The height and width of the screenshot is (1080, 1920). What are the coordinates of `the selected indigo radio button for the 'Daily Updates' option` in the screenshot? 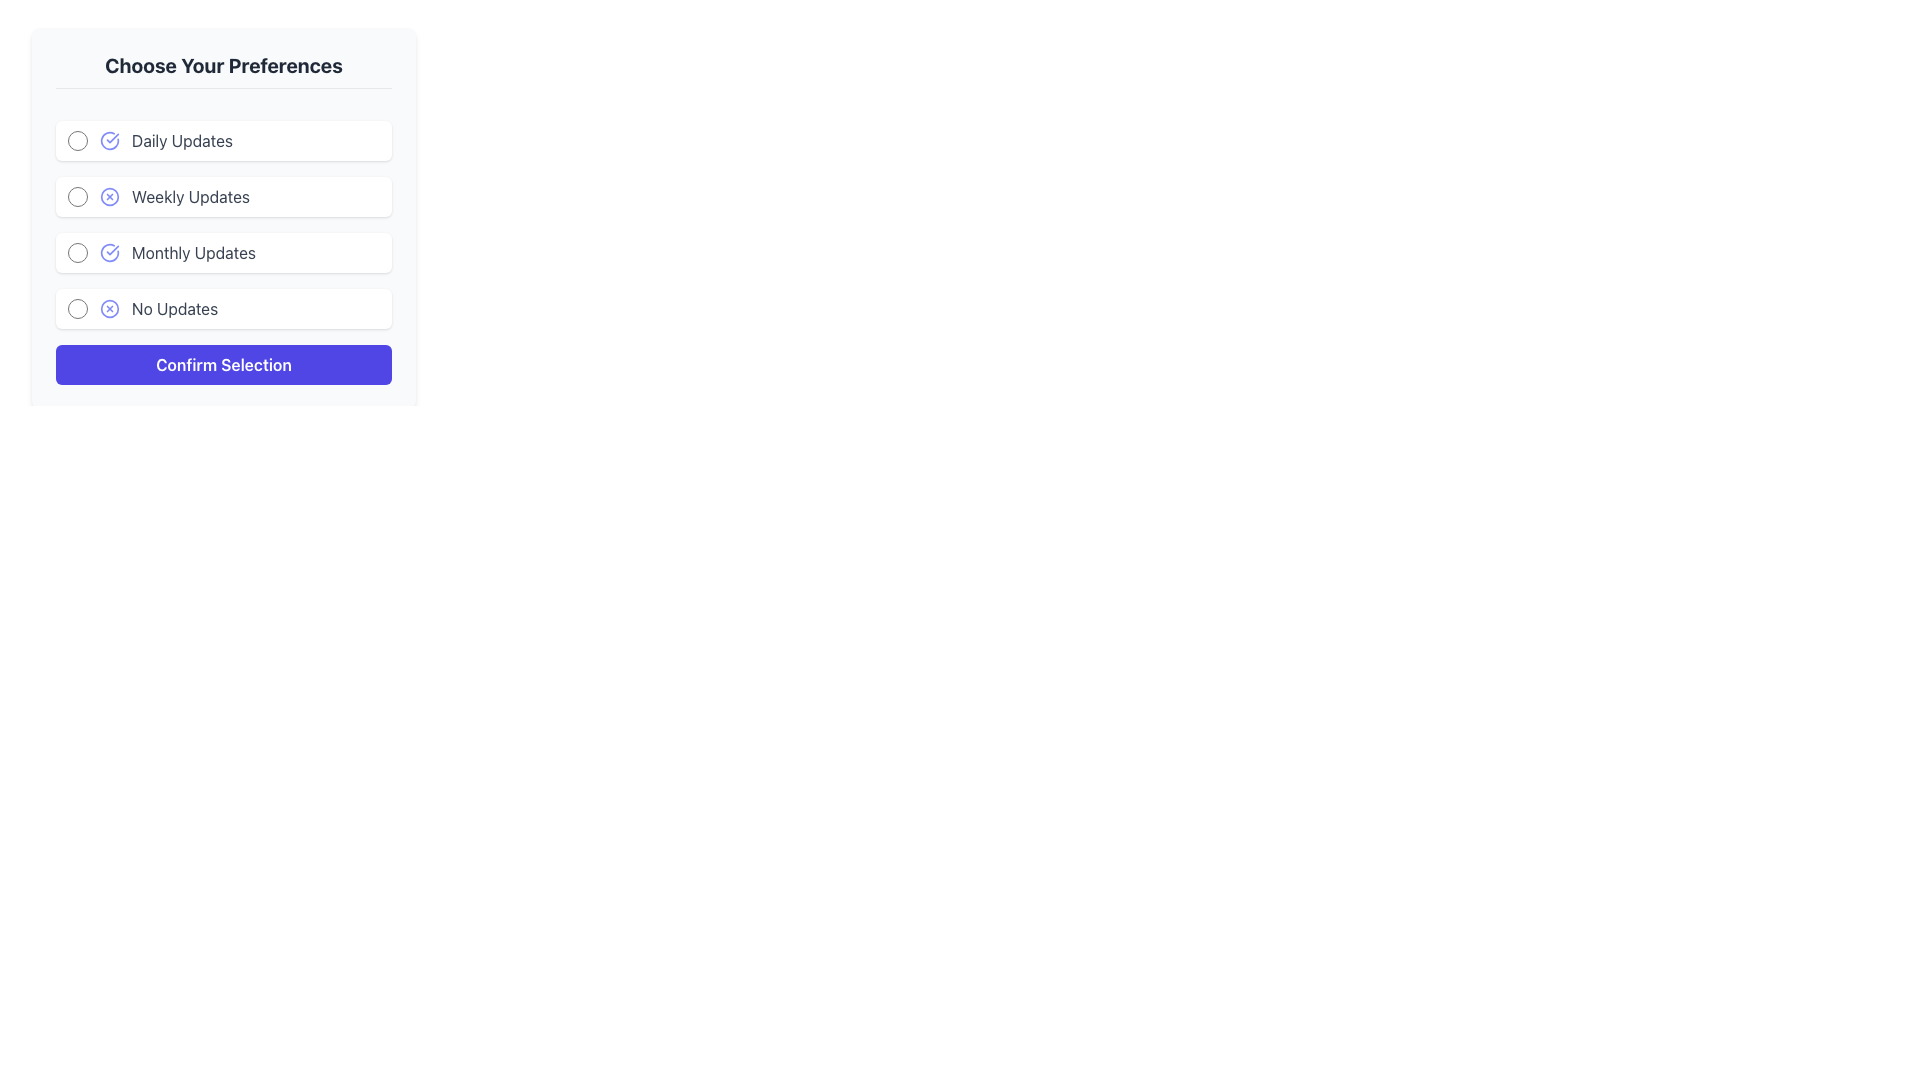 It's located at (77, 140).